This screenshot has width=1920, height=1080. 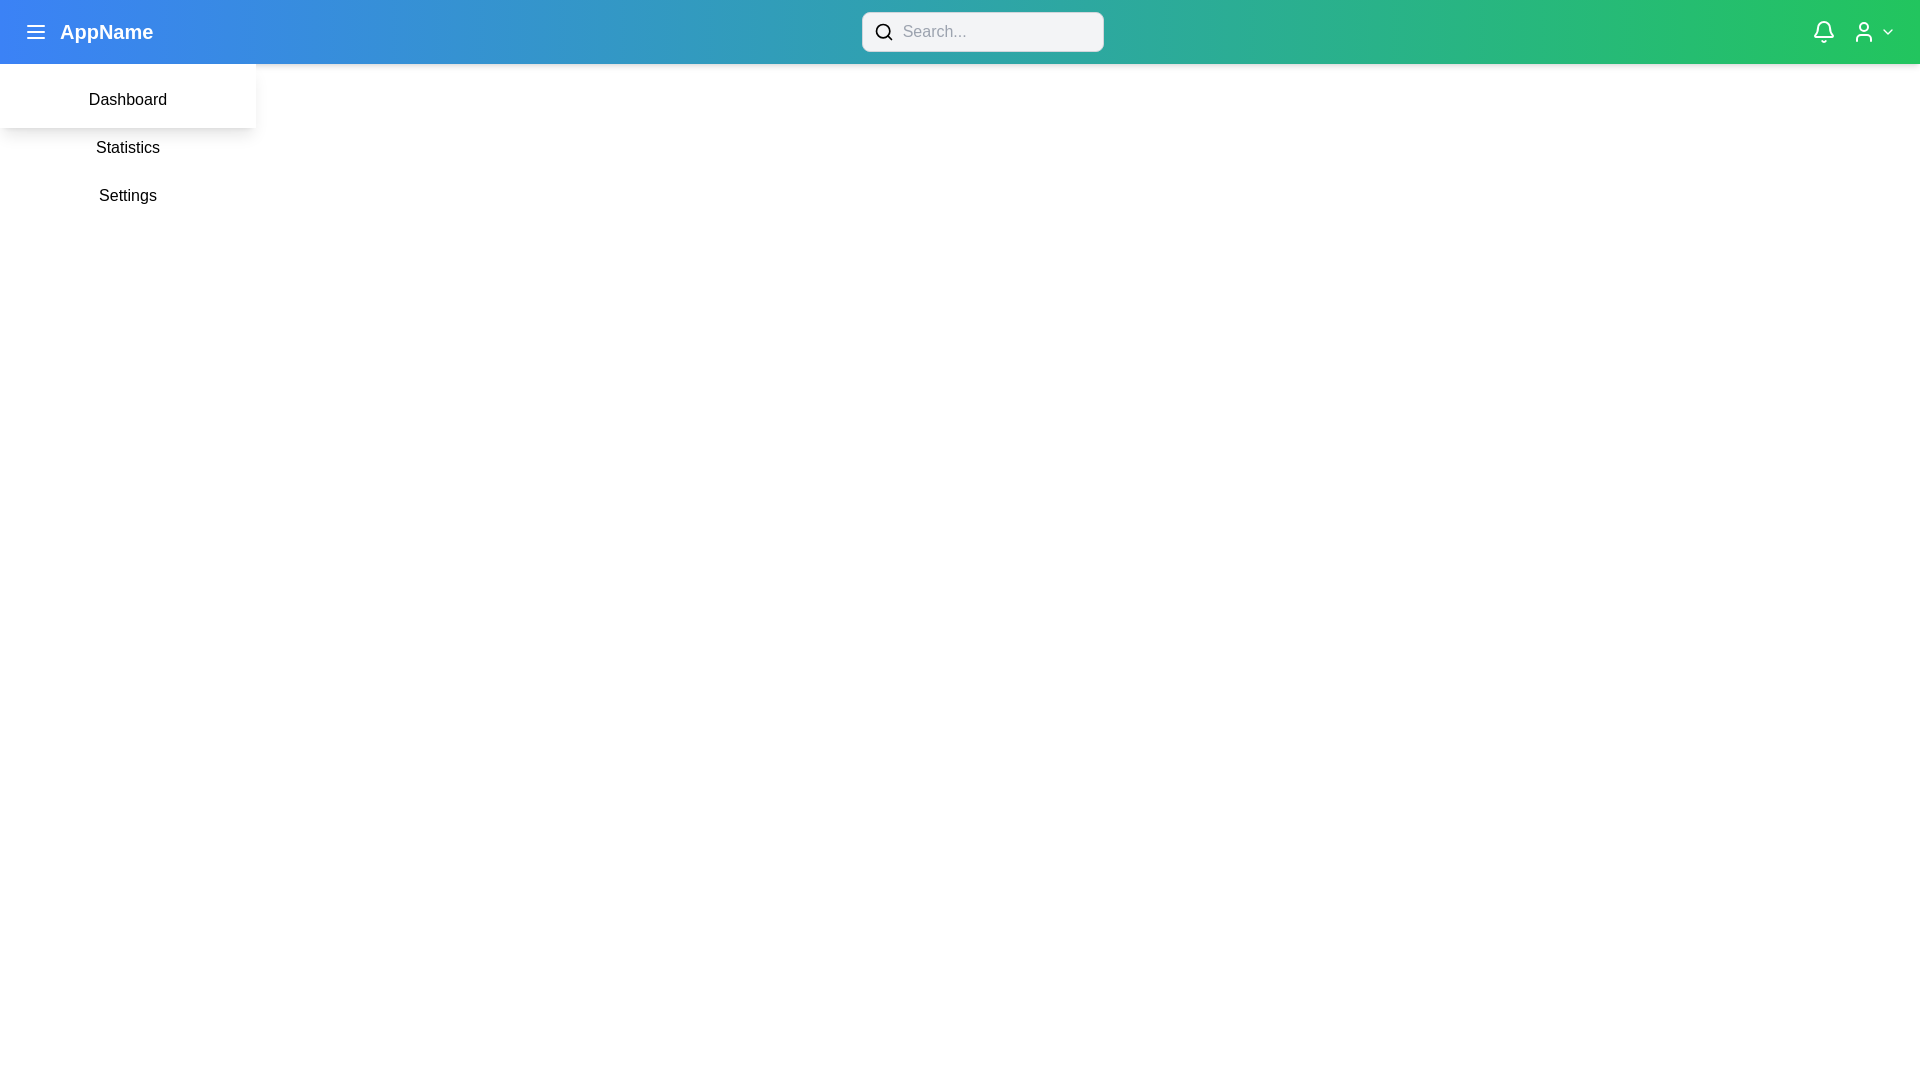 I want to click on the circular lens of the magnifying glass icon, which is located at the left end of the search bar in the top center of the interface, so click(x=881, y=31).